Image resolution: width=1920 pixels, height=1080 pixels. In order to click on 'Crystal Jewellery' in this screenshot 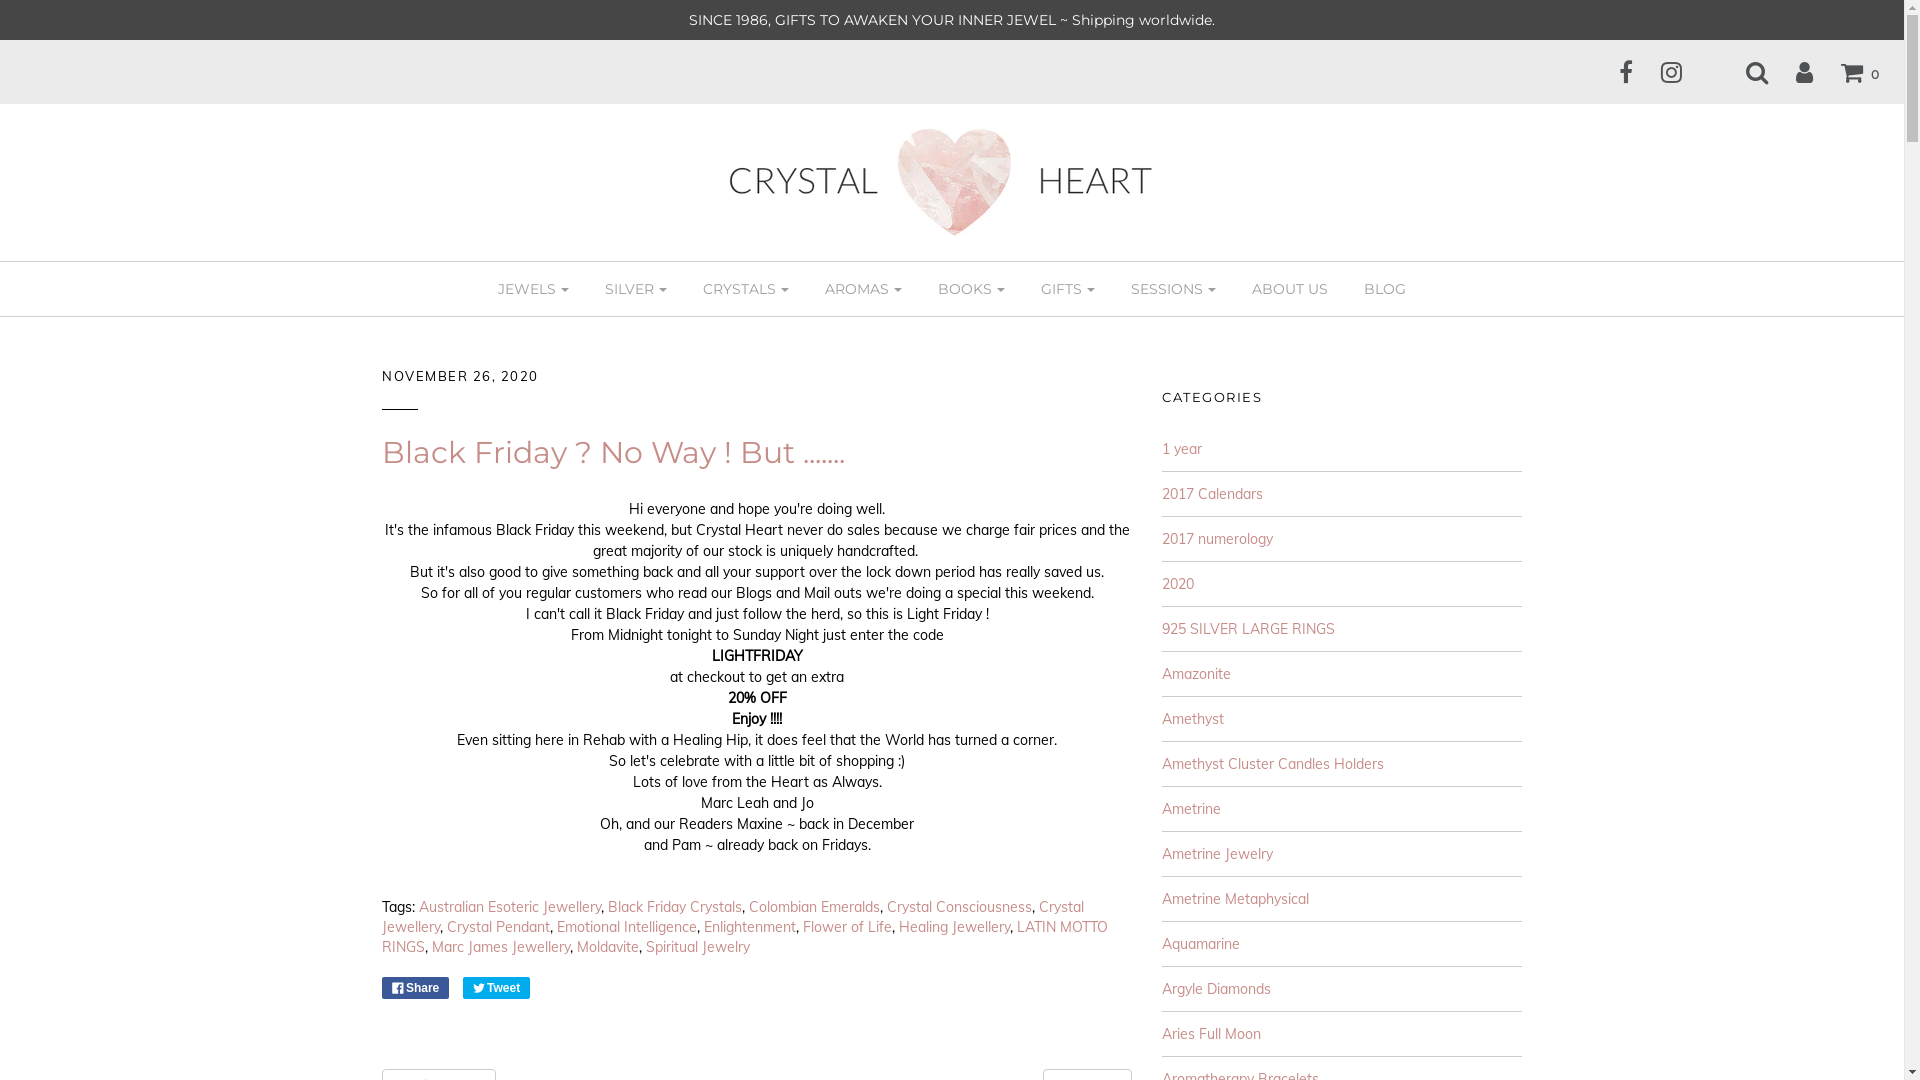, I will do `click(382, 917)`.